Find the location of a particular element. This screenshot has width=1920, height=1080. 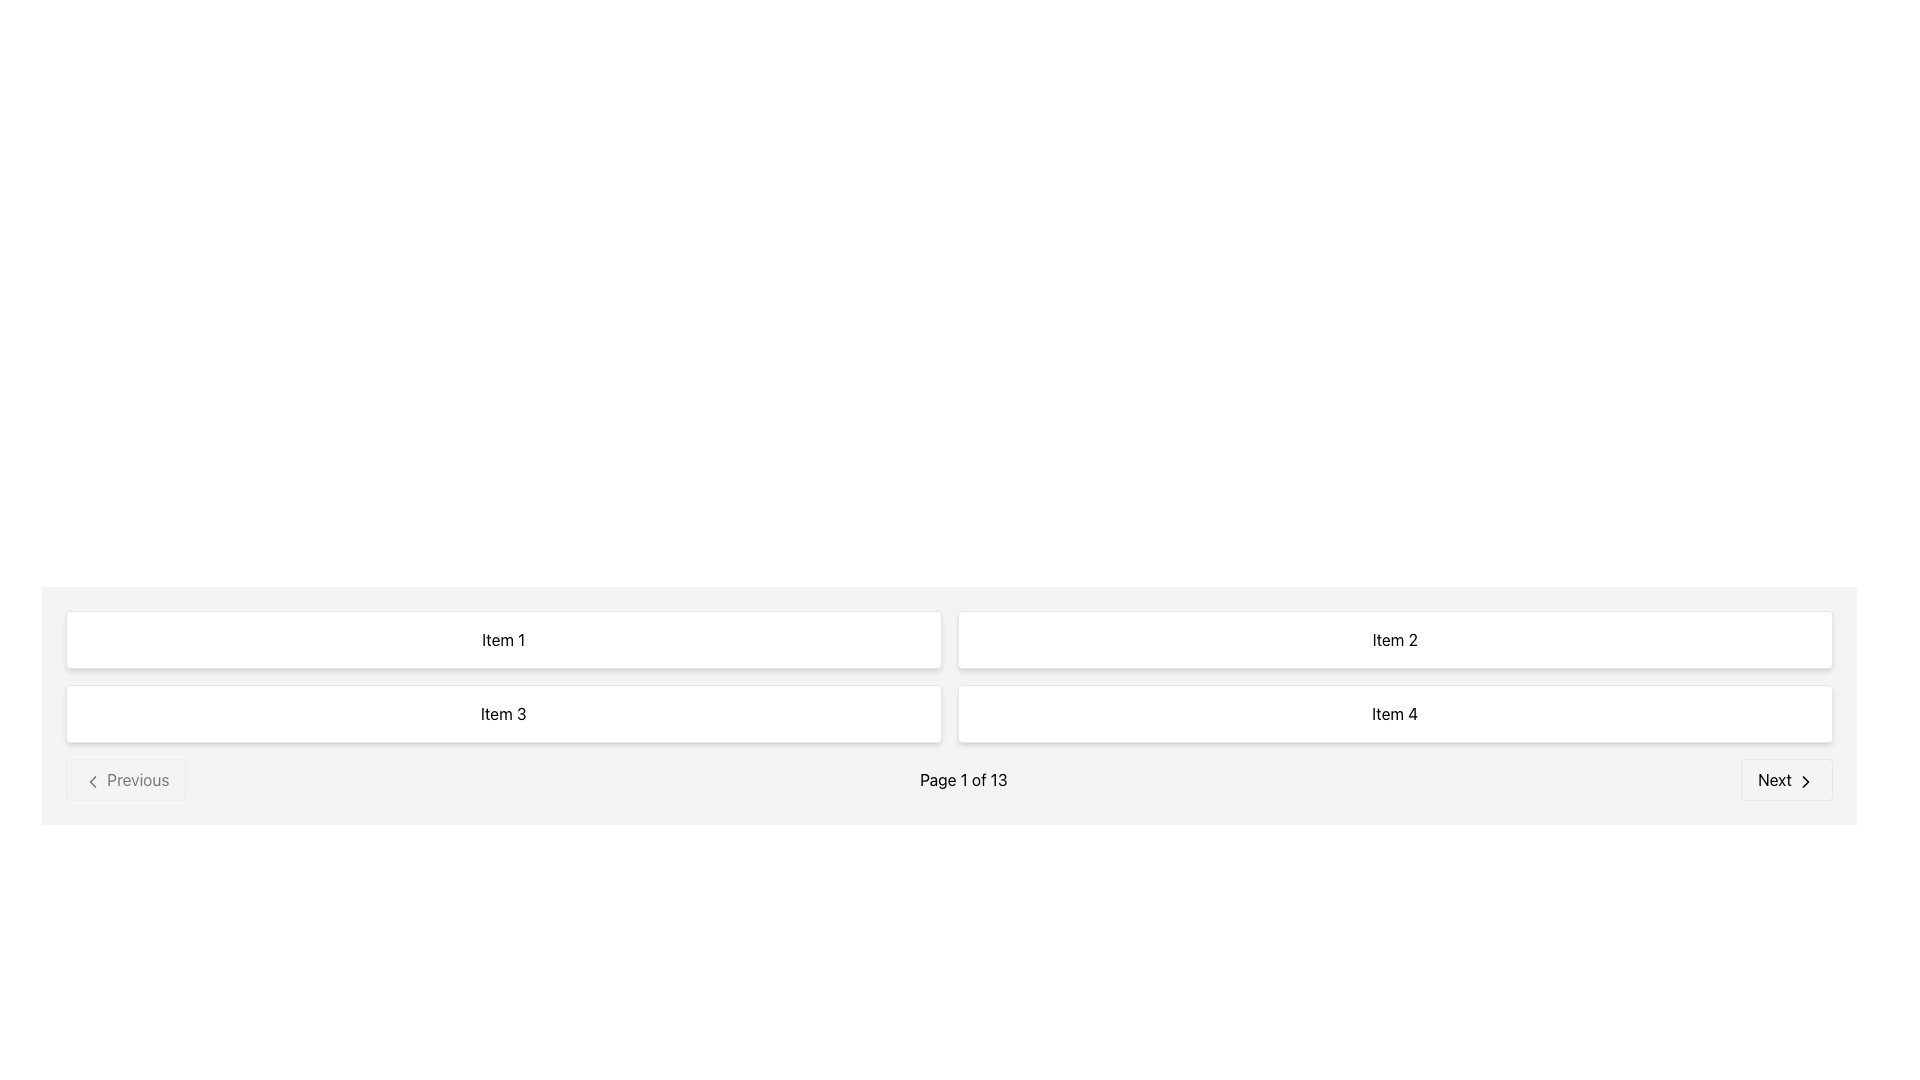

pagination information displayed in the text label that shows 'Page 1 of 13', located centrally in the pagination bar between the 'Previous' and 'Next' buttons is located at coordinates (963, 778).